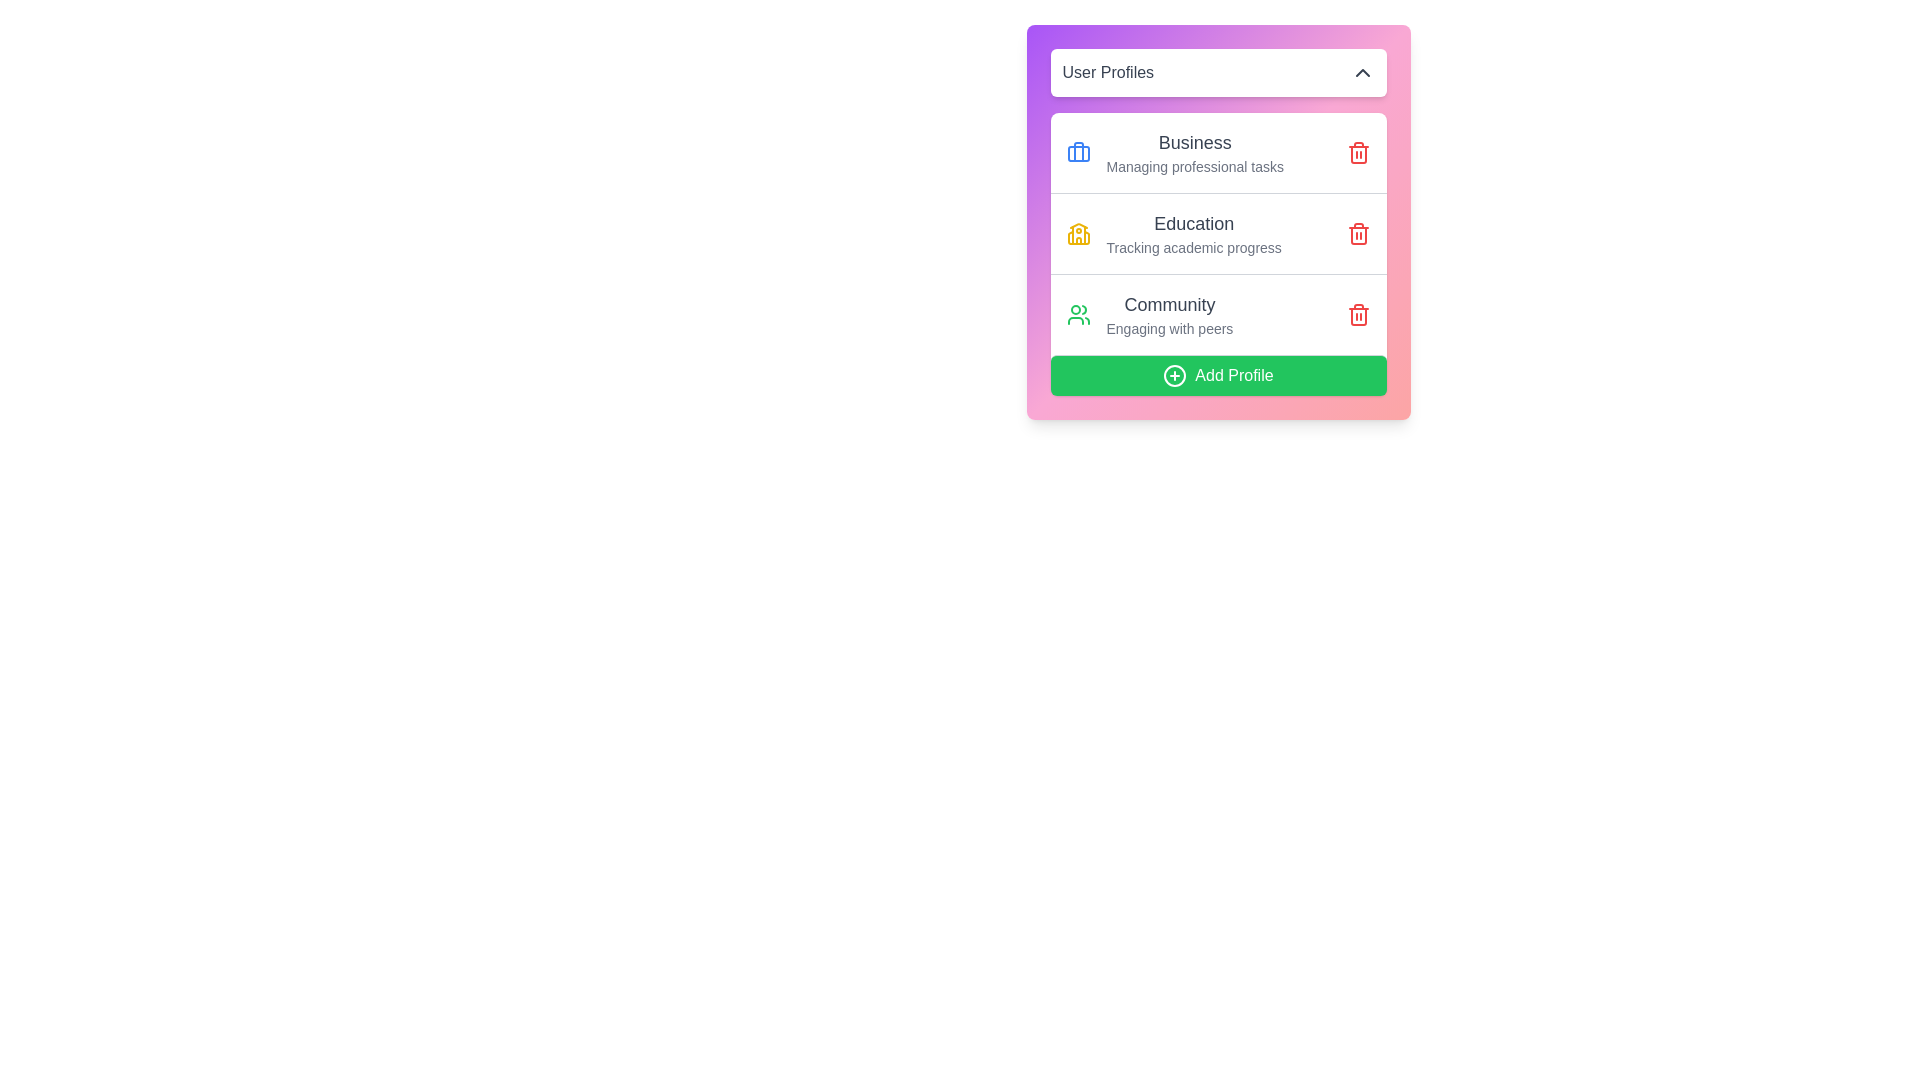  I want to click on text label indicating the user profile category, positioned near the center of the section and above the description line 'Managing professional tasks', so click(1195, 141).